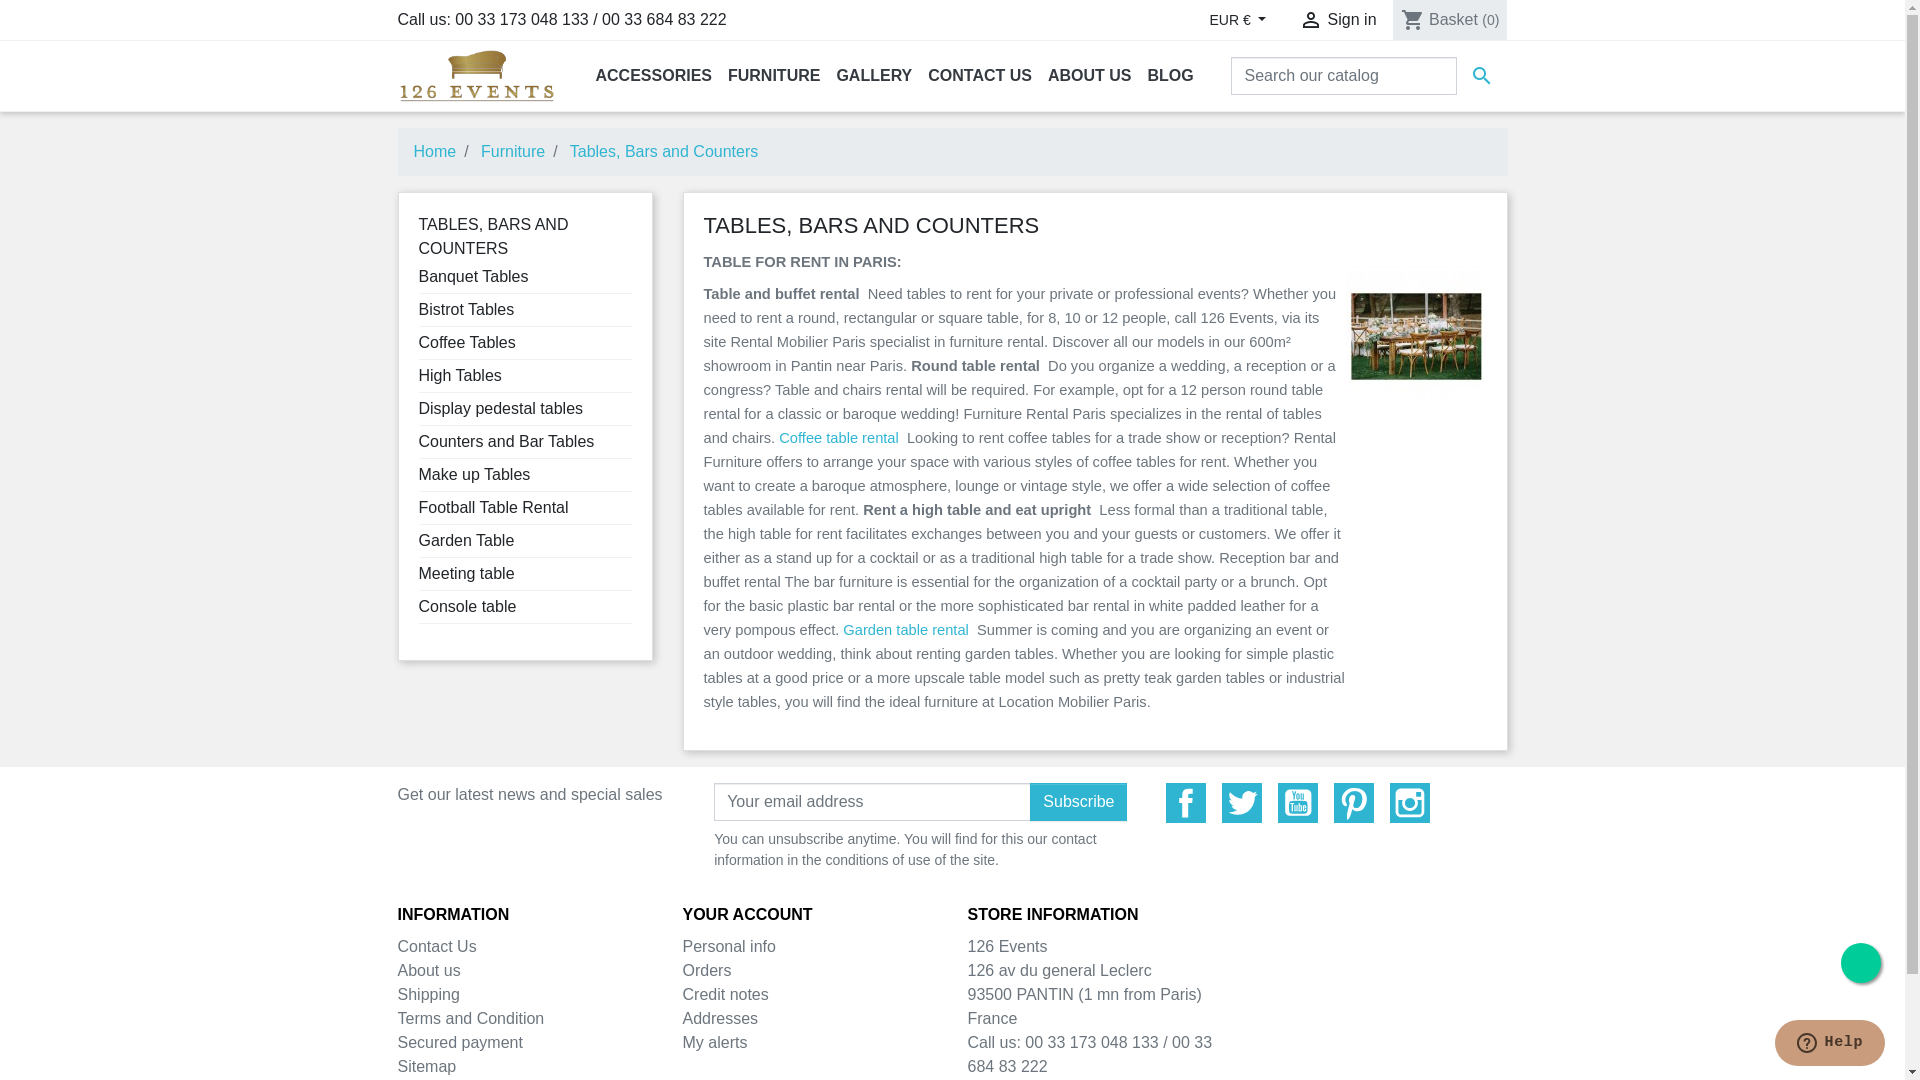 This screenshot has height=1080, width=1920. Describe the element at coordinates (772, 75) in the screenshot. I see `'FURNITURE'` at that location.